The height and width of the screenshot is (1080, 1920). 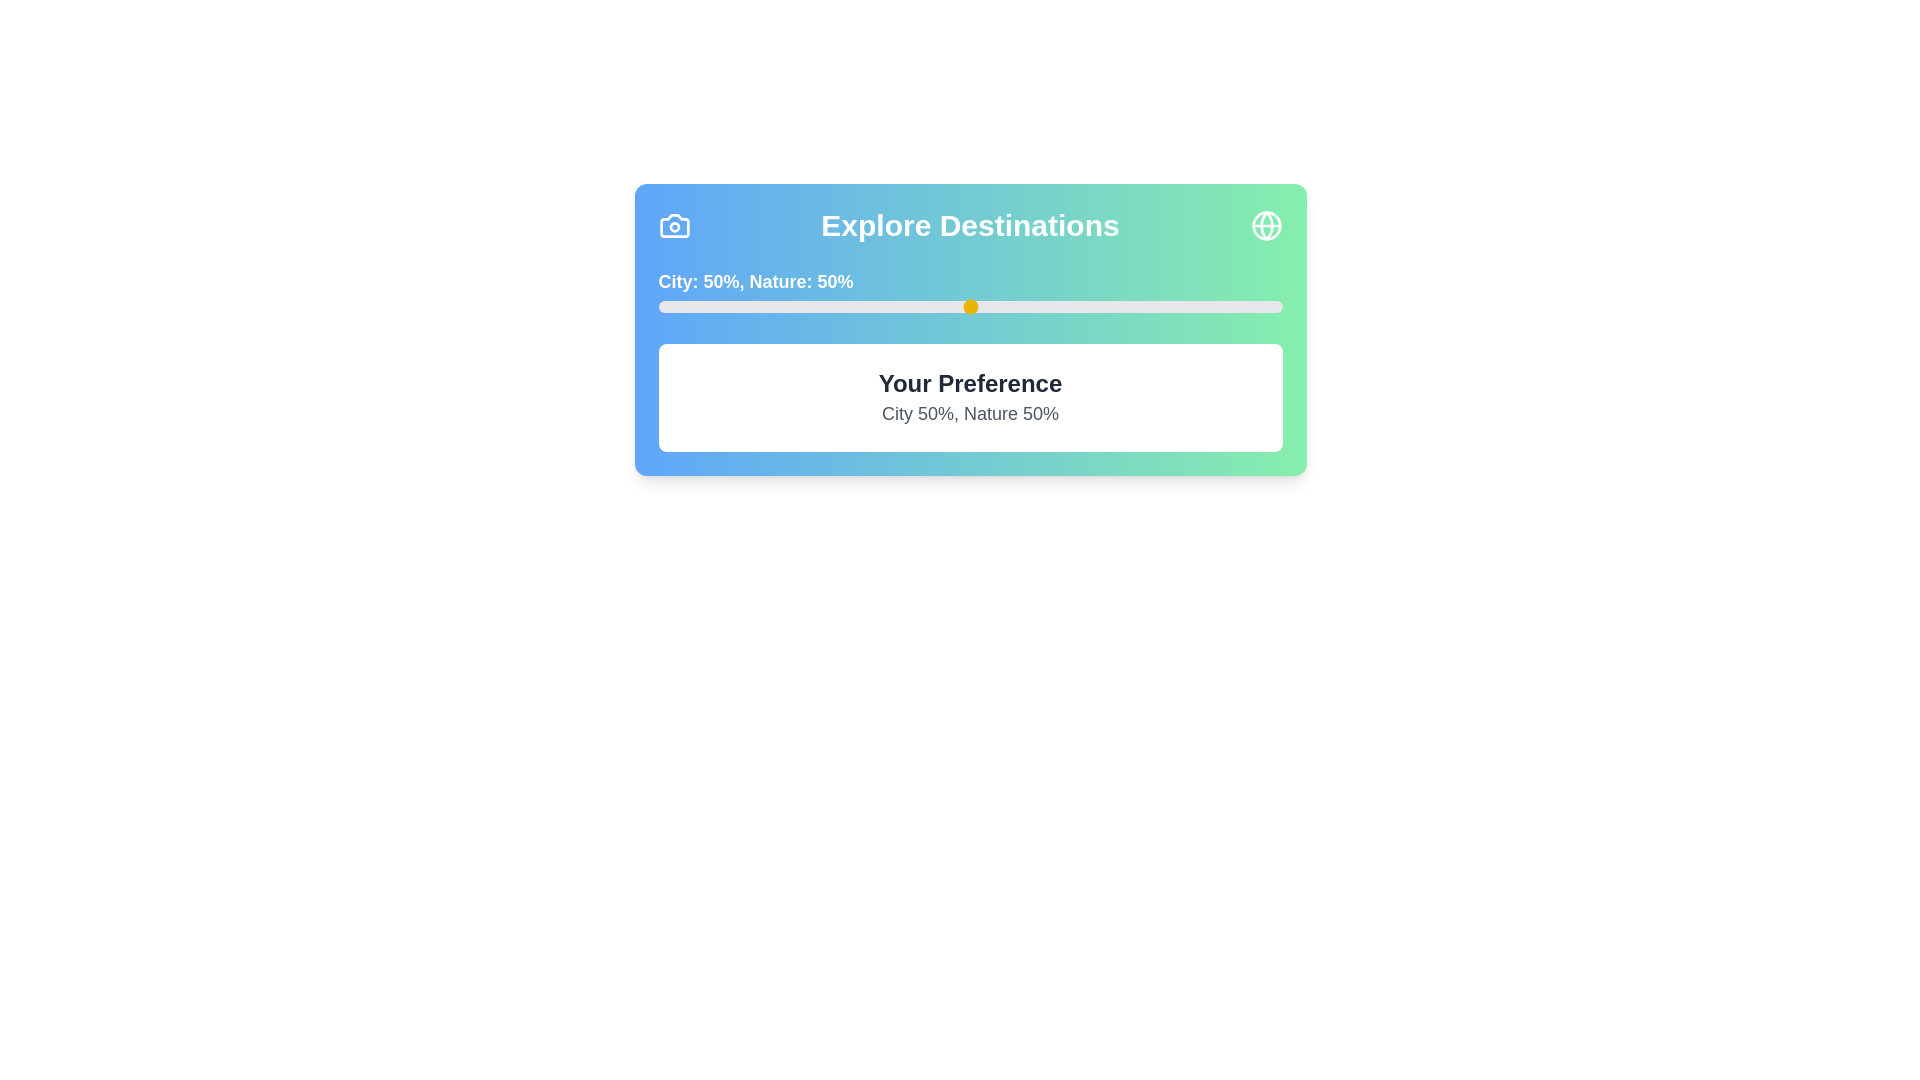 What do you see at coordinates (674, 225) in the screenshot?
I see `the Camera icon to trigger its associated functionality` at bounding box center [674, 225].